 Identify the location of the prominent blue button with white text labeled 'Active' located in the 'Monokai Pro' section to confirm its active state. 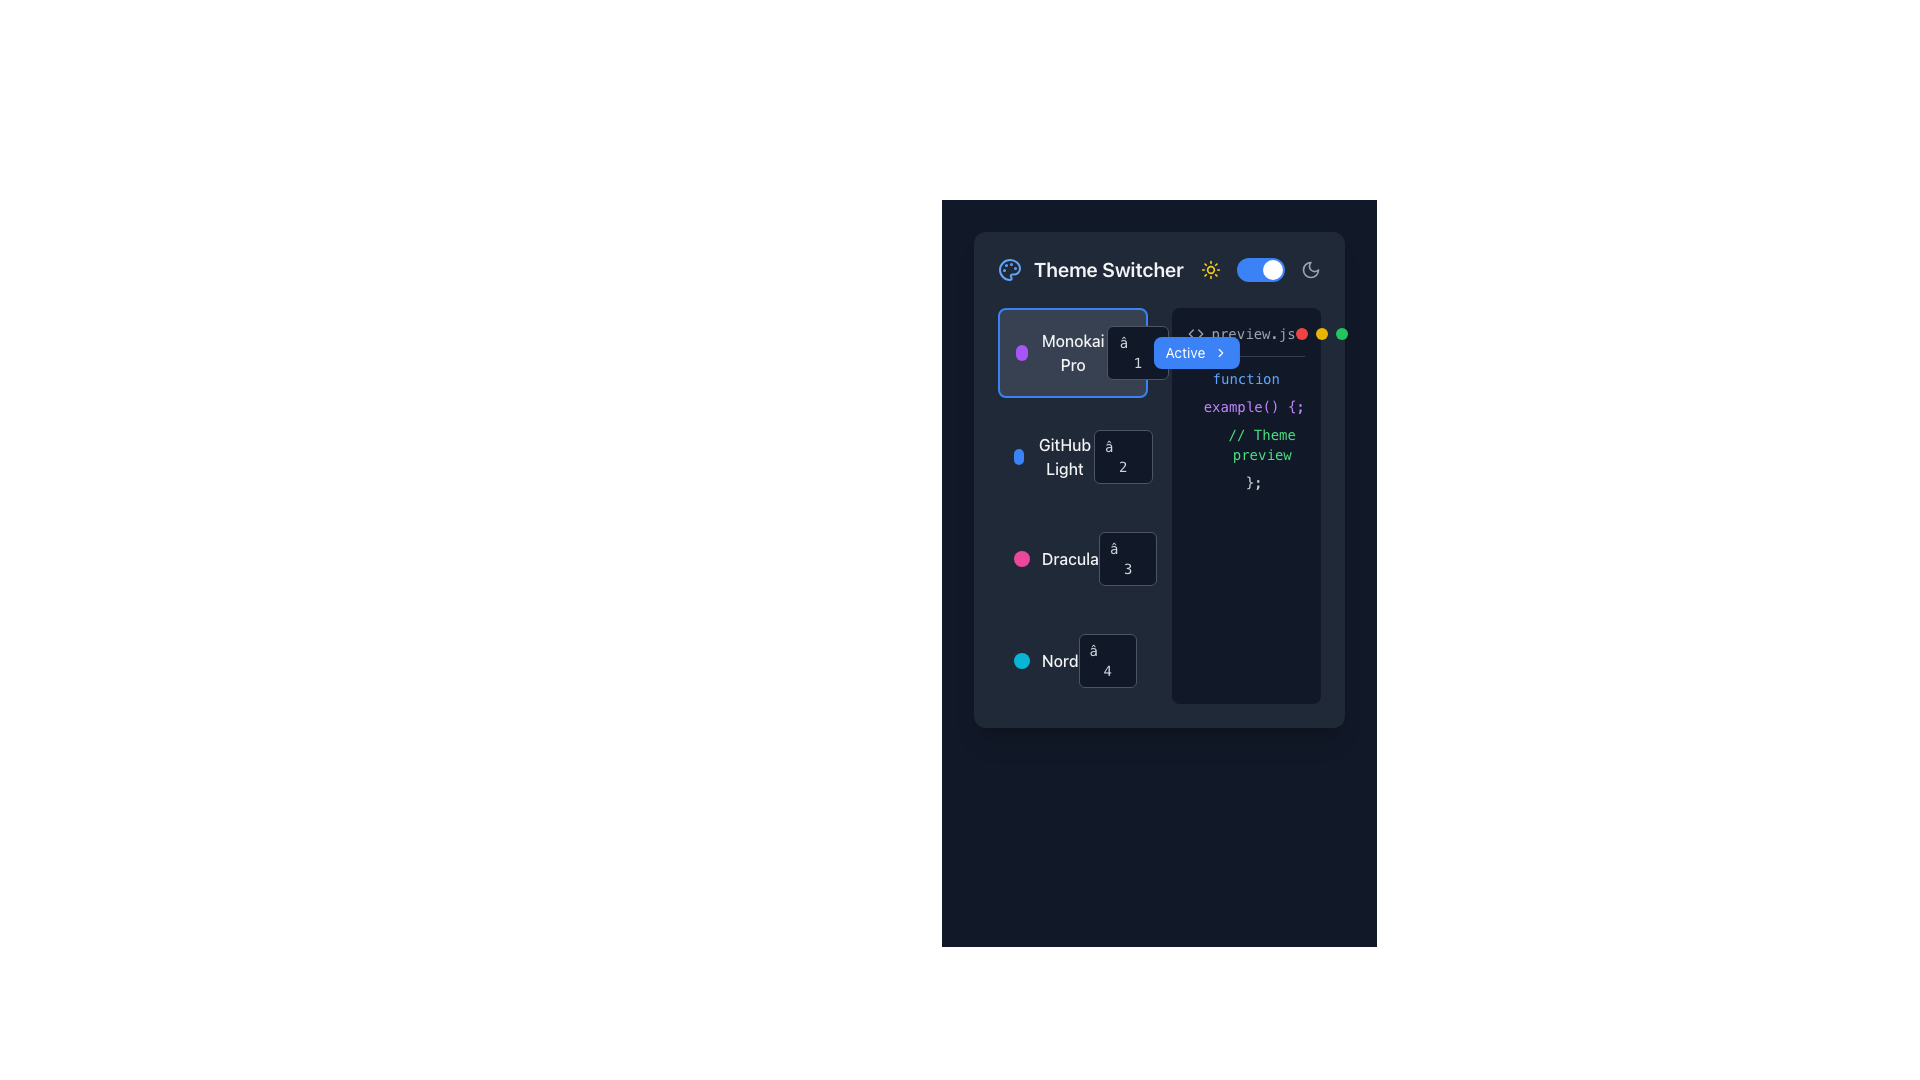
(1196, 352).